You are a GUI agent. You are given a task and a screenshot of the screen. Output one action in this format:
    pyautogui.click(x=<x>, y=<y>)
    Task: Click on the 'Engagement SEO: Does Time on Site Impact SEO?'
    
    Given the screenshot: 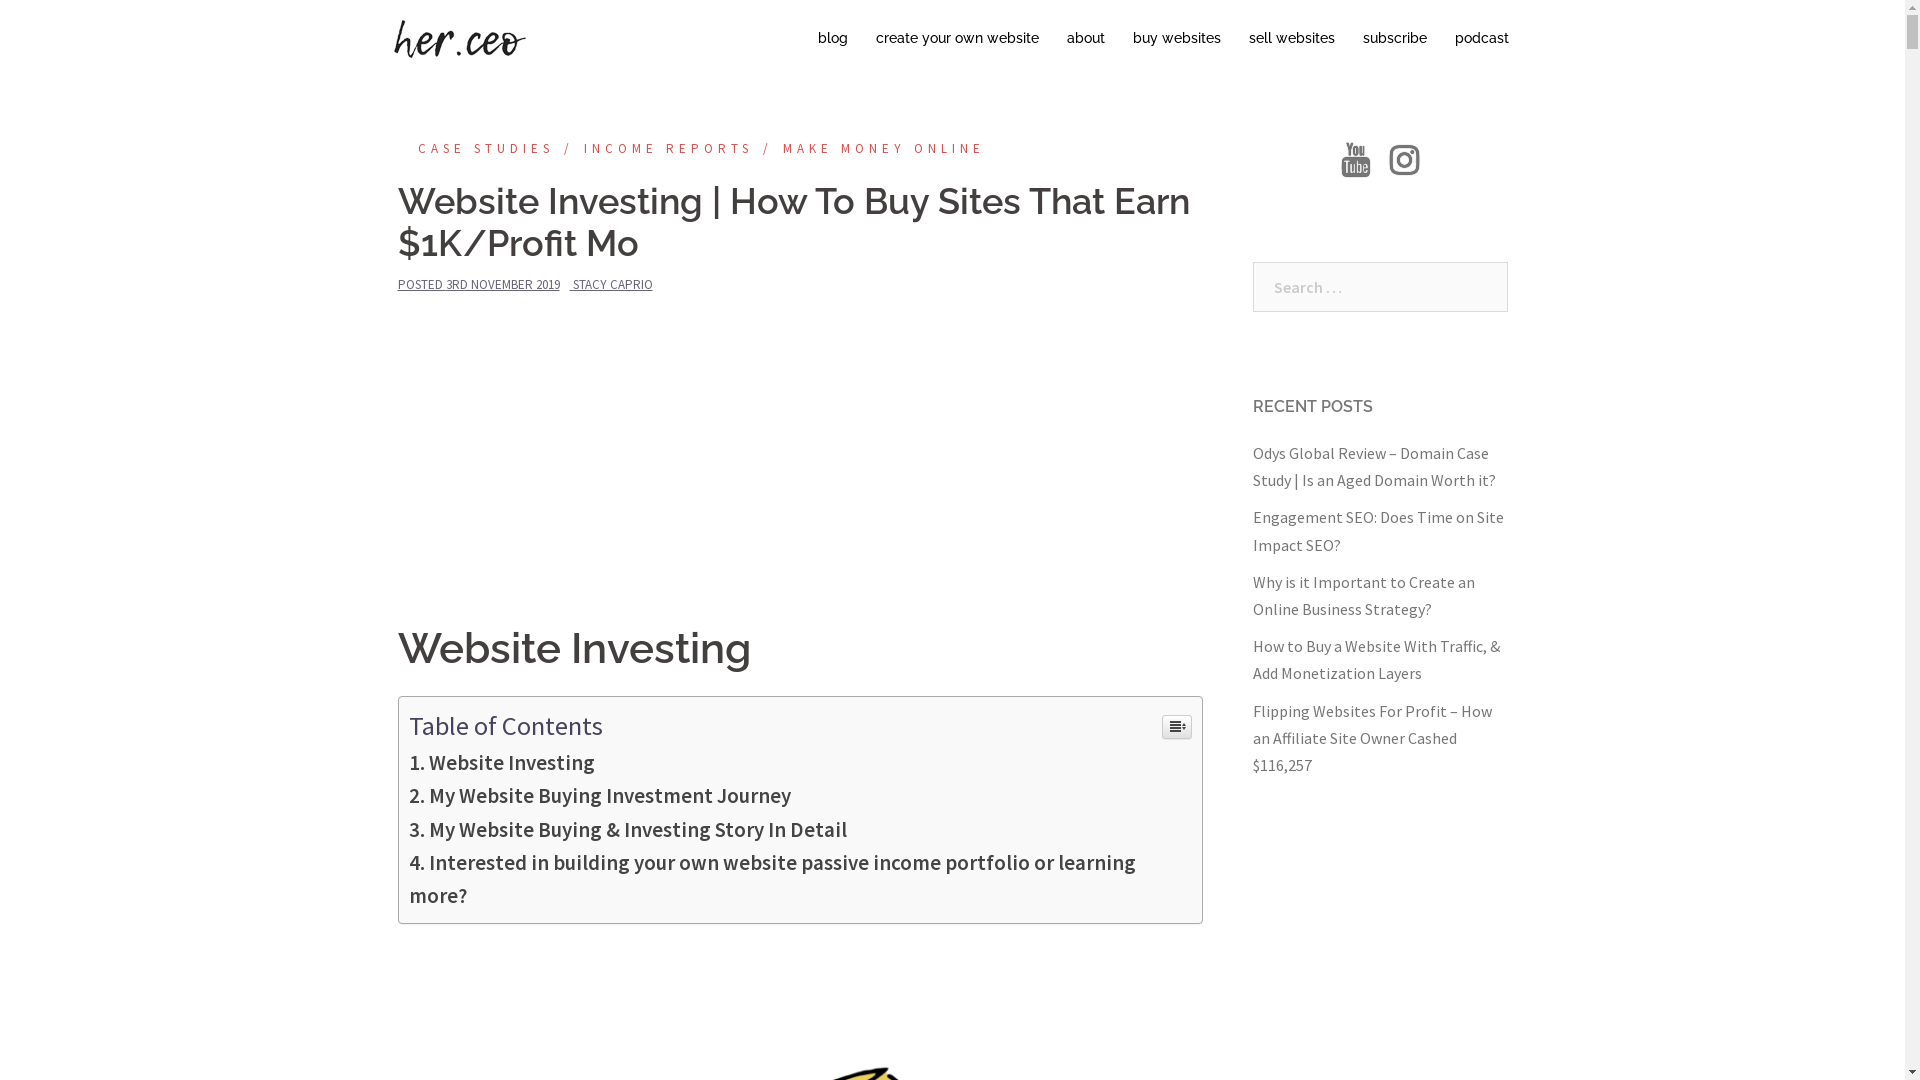 What is the action you would take?
    pyautogui.click(x=1376, y=529)
    